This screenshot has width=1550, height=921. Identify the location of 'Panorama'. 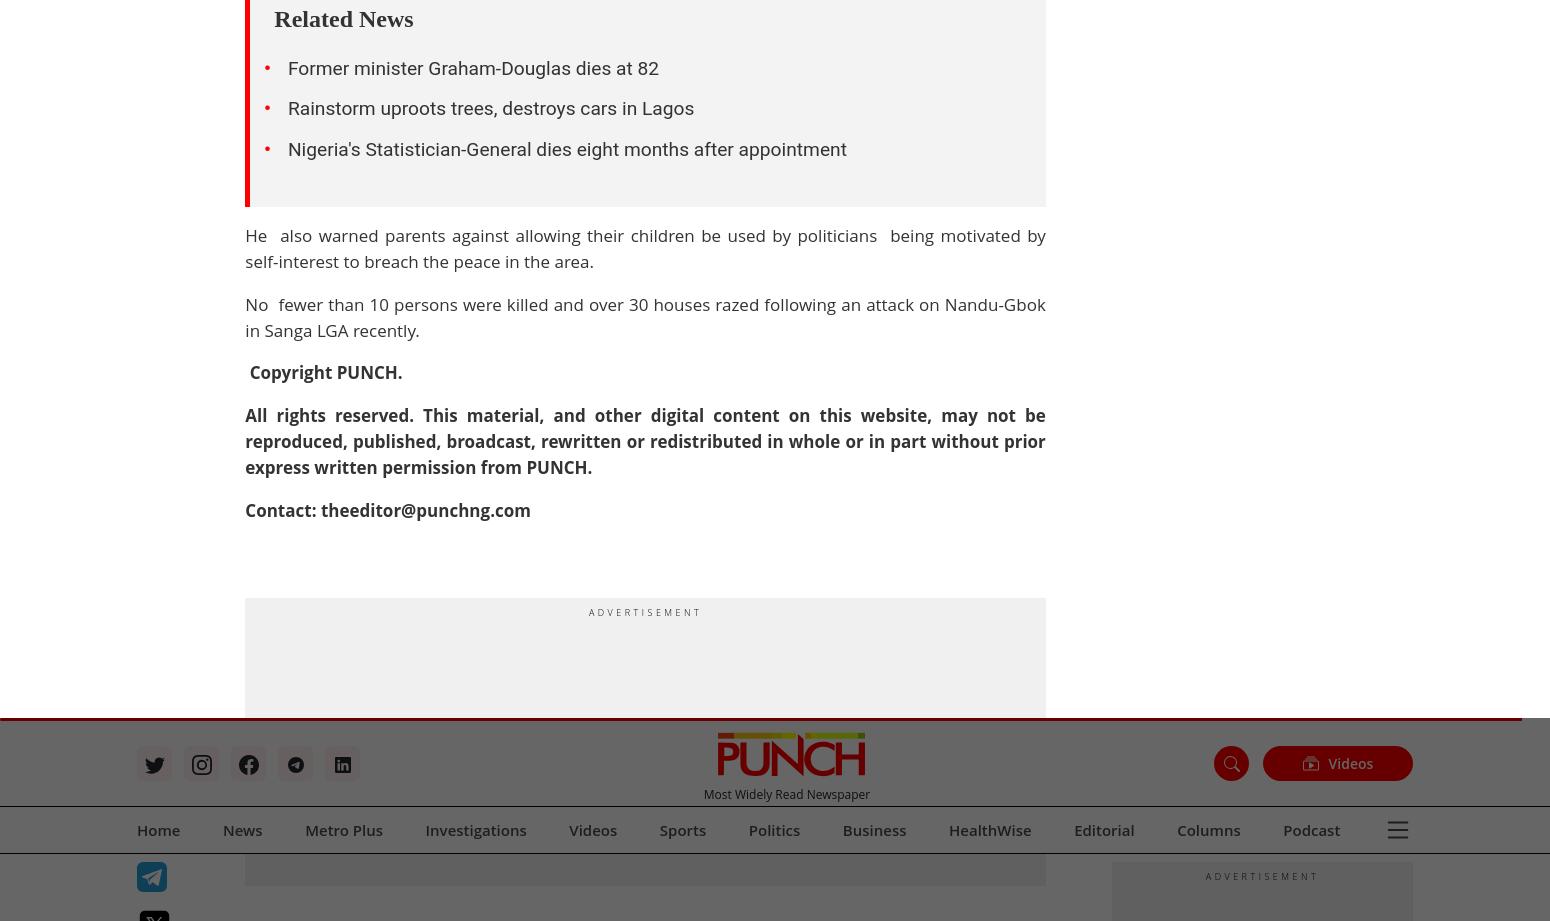
(620, 67).